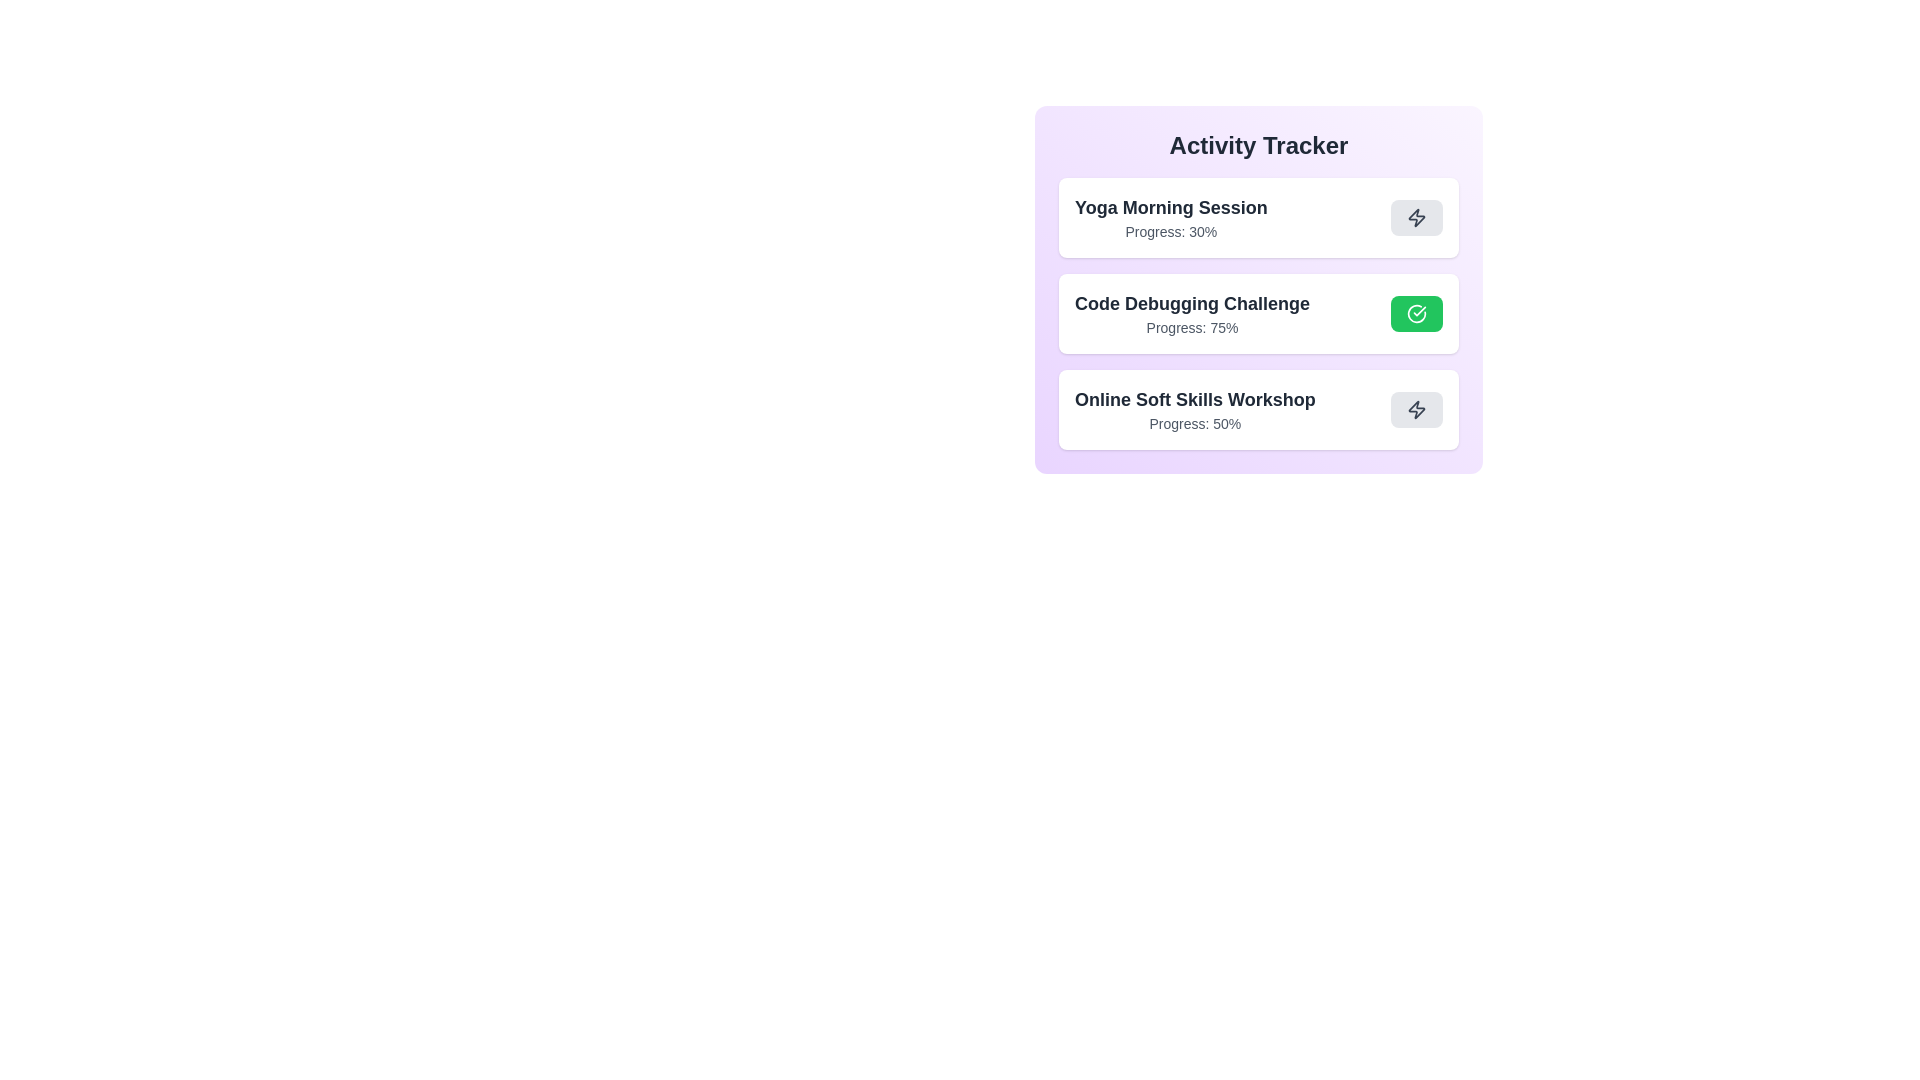  What do you see at coordinates (1415, 313) in the screenshot?
I see `the activity associated with the Code Debugging Challenge button` at bounding box center [1415, 313].